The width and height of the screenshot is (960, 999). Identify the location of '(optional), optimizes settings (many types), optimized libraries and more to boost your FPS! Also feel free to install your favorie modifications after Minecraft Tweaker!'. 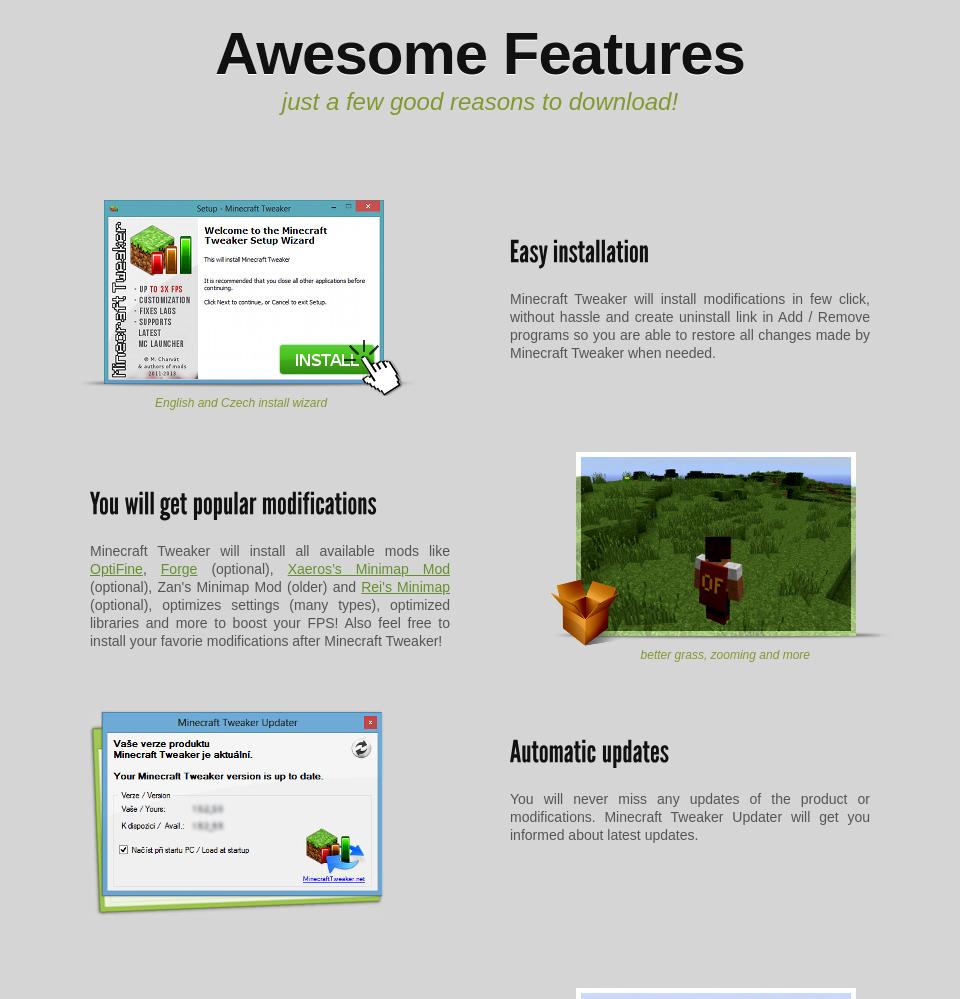
(90, 621).